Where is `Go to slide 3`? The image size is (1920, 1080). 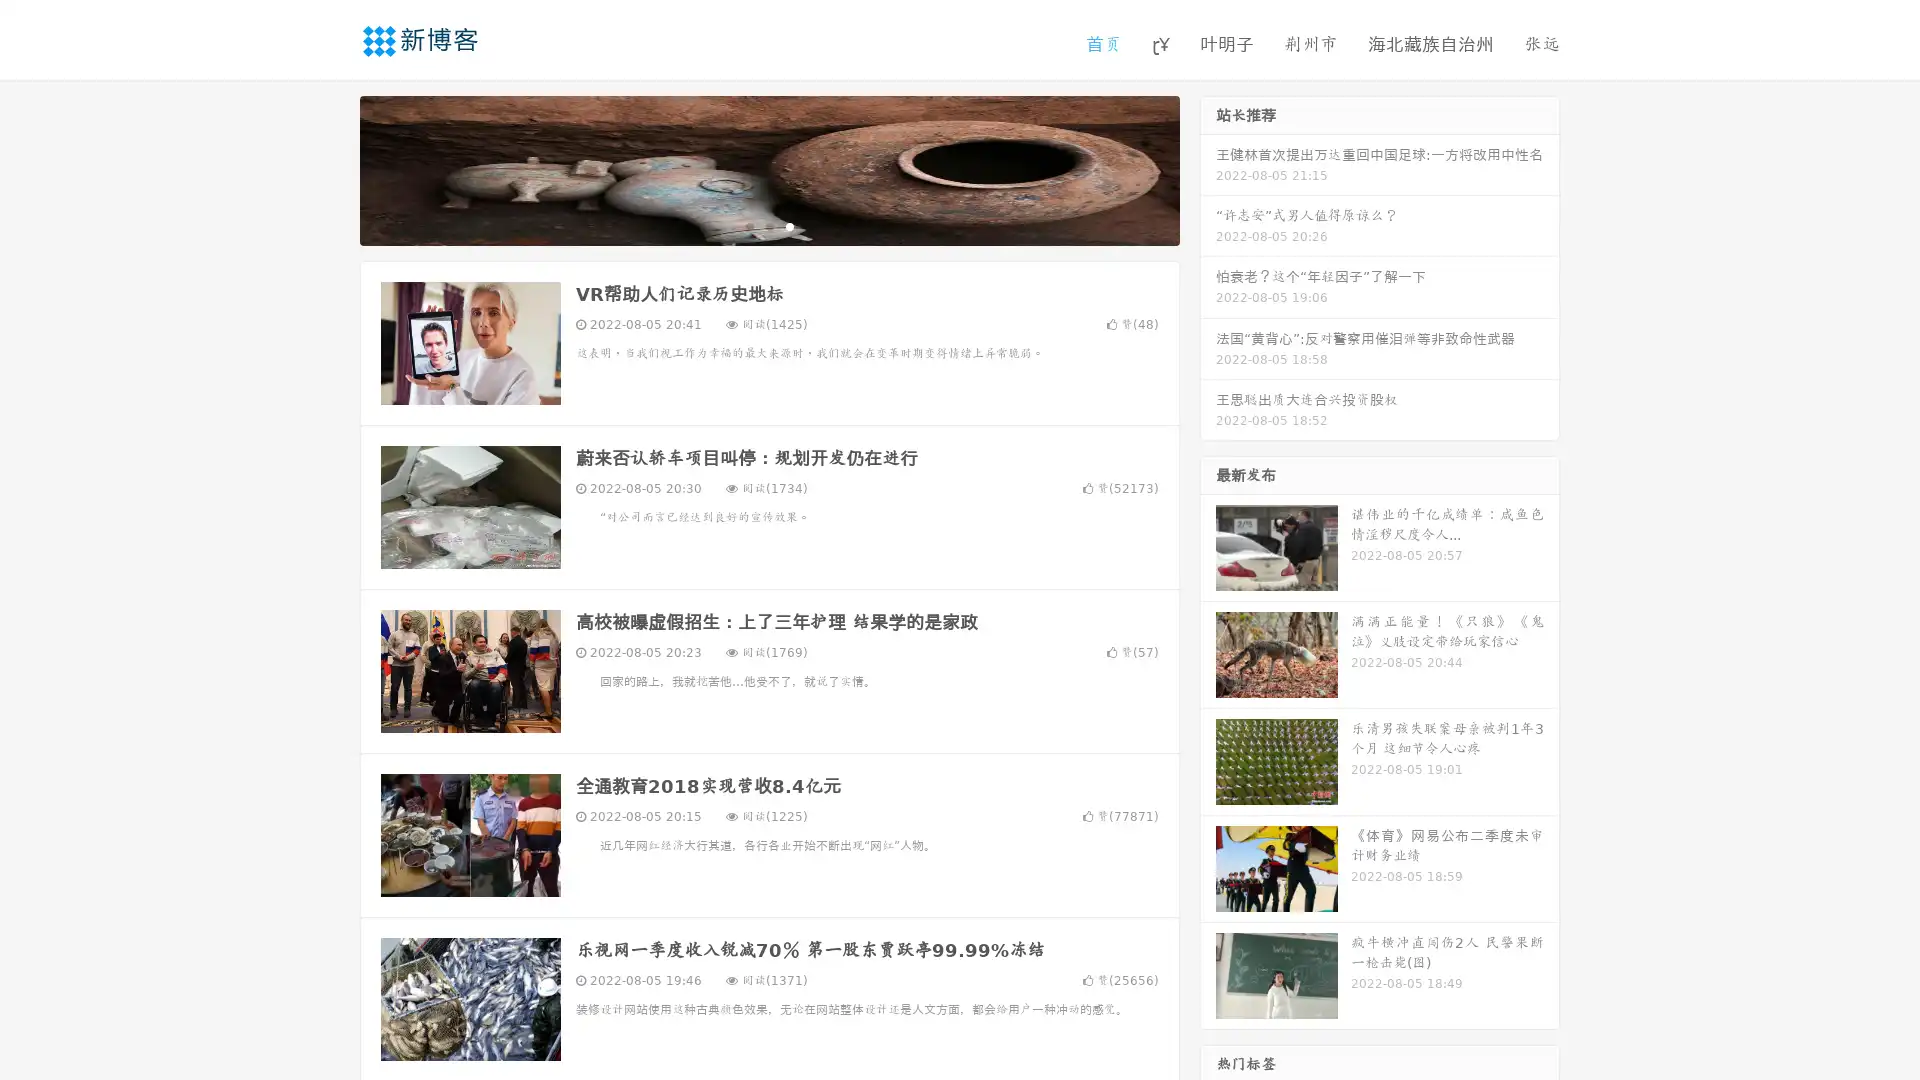
Go to slide 3 is located at coordinates (789, 225).